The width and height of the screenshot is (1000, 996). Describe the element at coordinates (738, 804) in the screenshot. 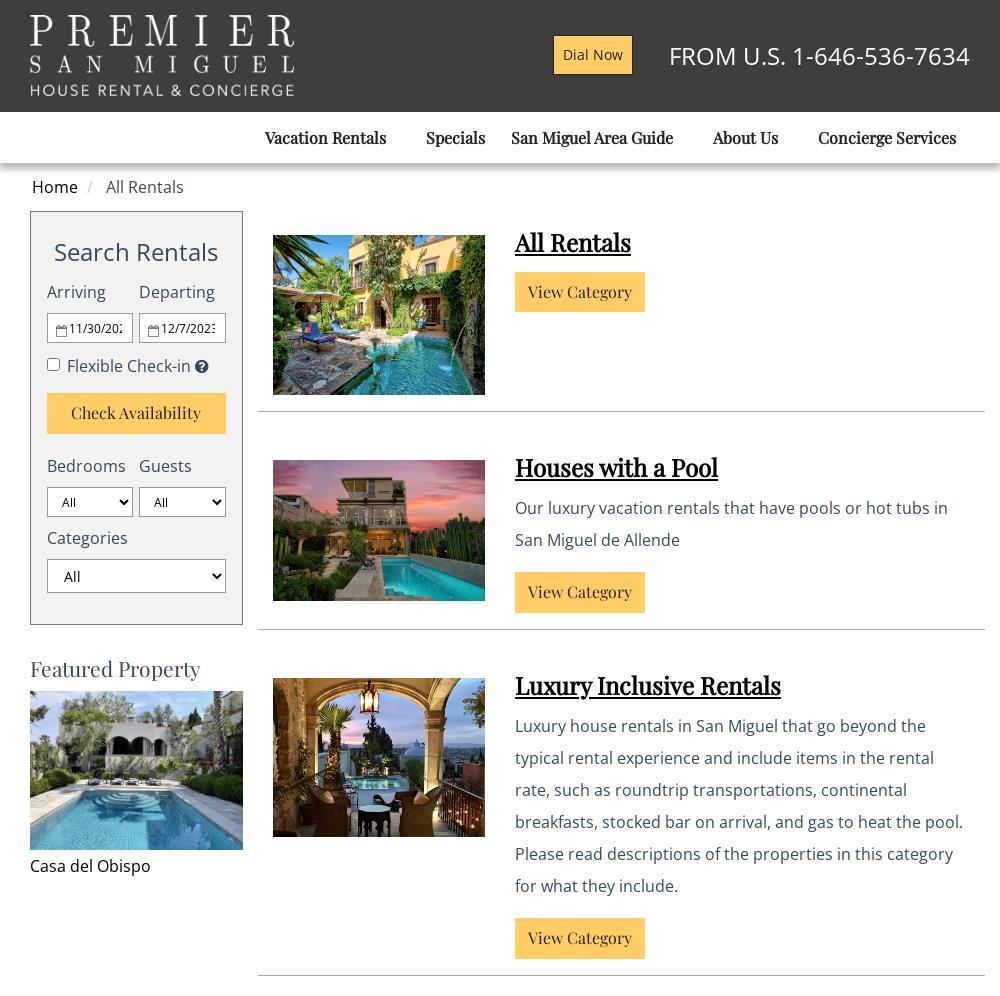

I see `'Luxury house rentals in San Miguel that go beyond the typical rental experience and include items in the rental rate, such as roundtrip transportations, continental breakfasts, stocked bar on arrival, and gas to heat the pool. Please read descriptions of the properties in this category for what they include.'` at that location.